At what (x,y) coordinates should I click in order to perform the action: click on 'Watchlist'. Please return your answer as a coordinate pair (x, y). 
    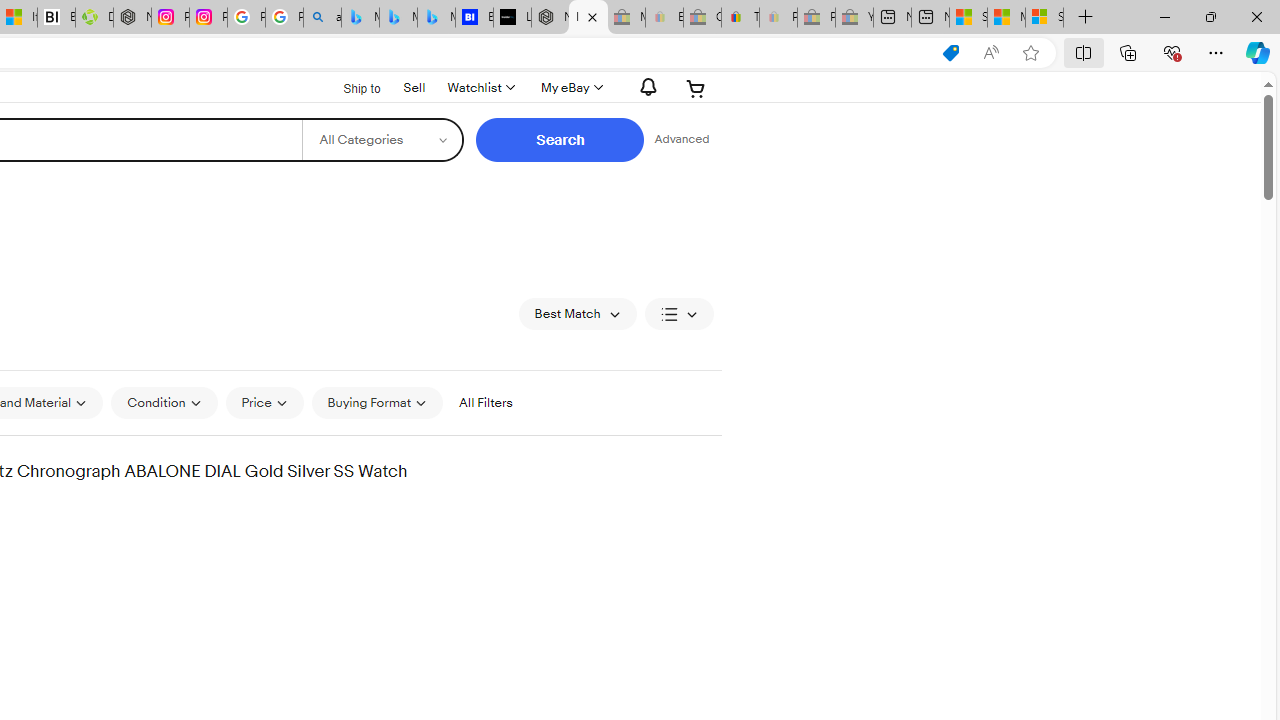
    Looking at the image, I should click on (480, 87).